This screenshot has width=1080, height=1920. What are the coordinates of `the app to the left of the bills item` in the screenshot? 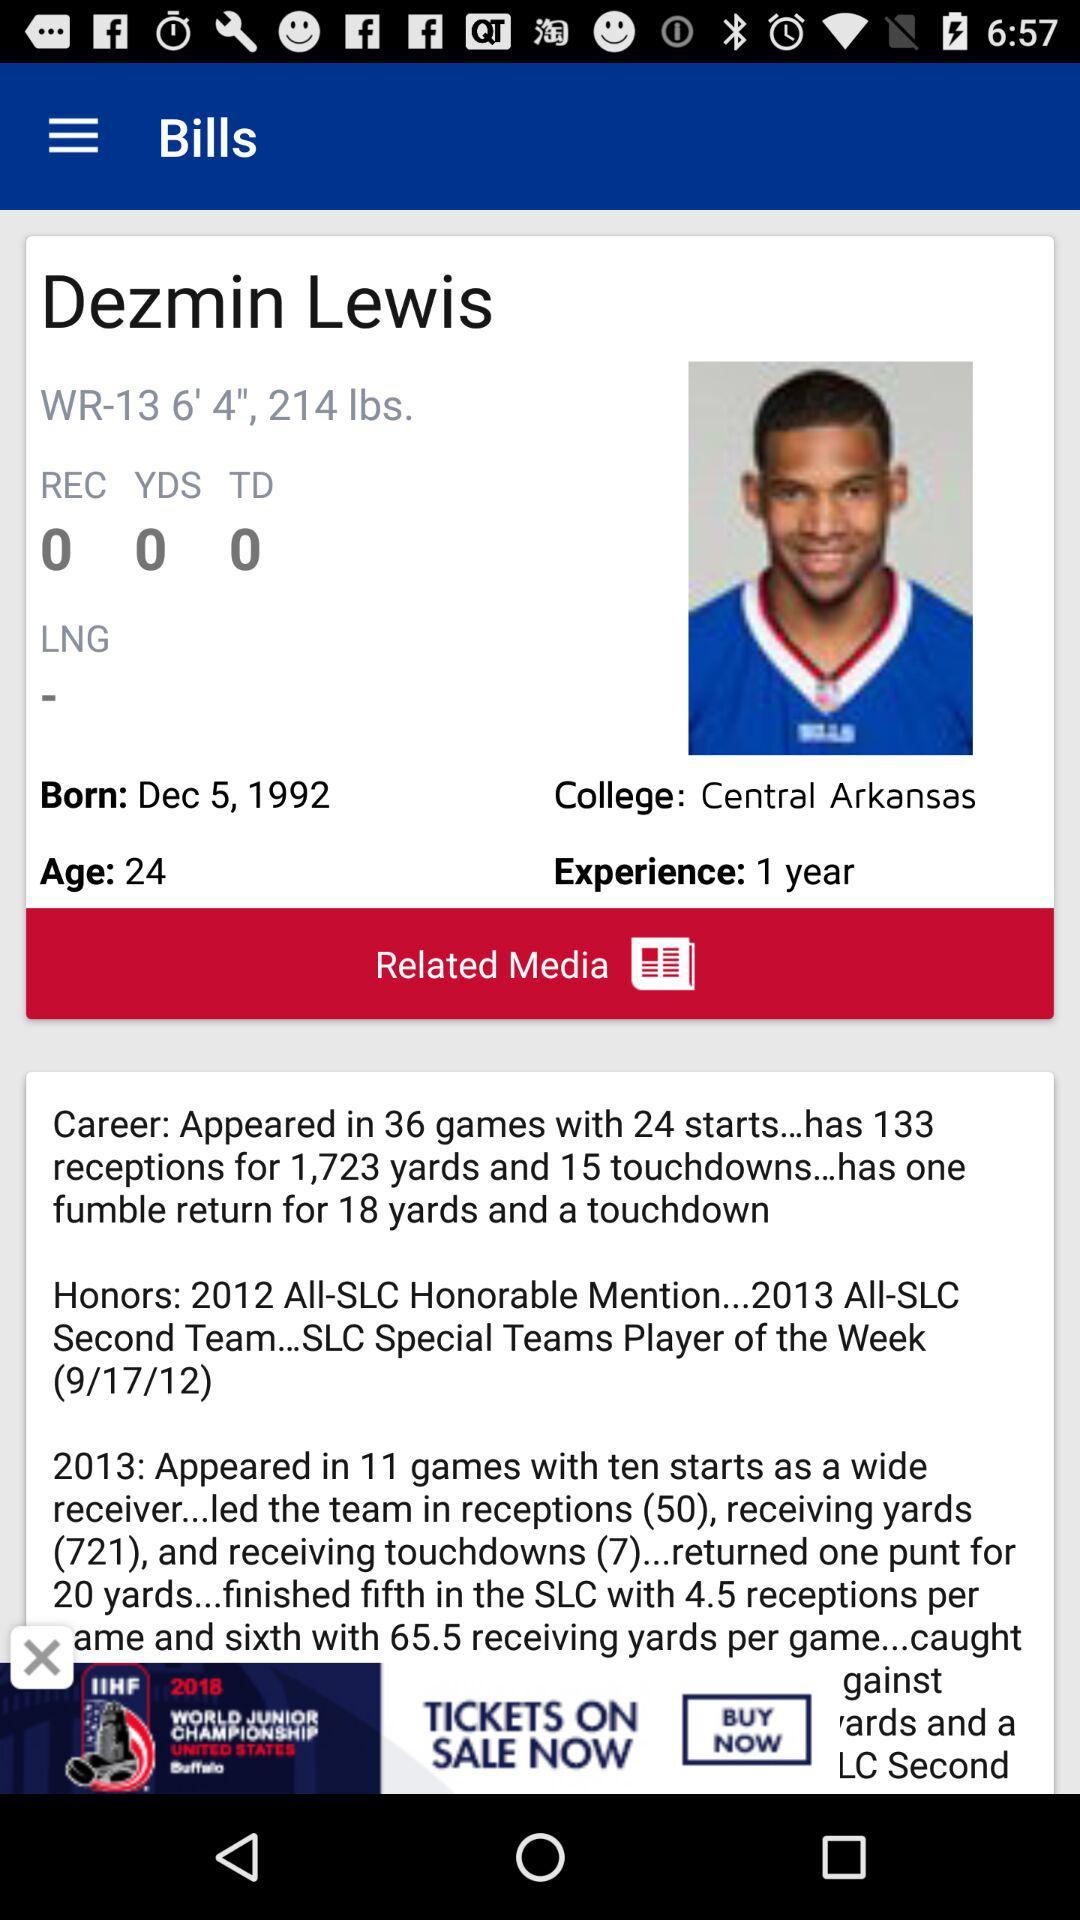 It's located at (72, 135).